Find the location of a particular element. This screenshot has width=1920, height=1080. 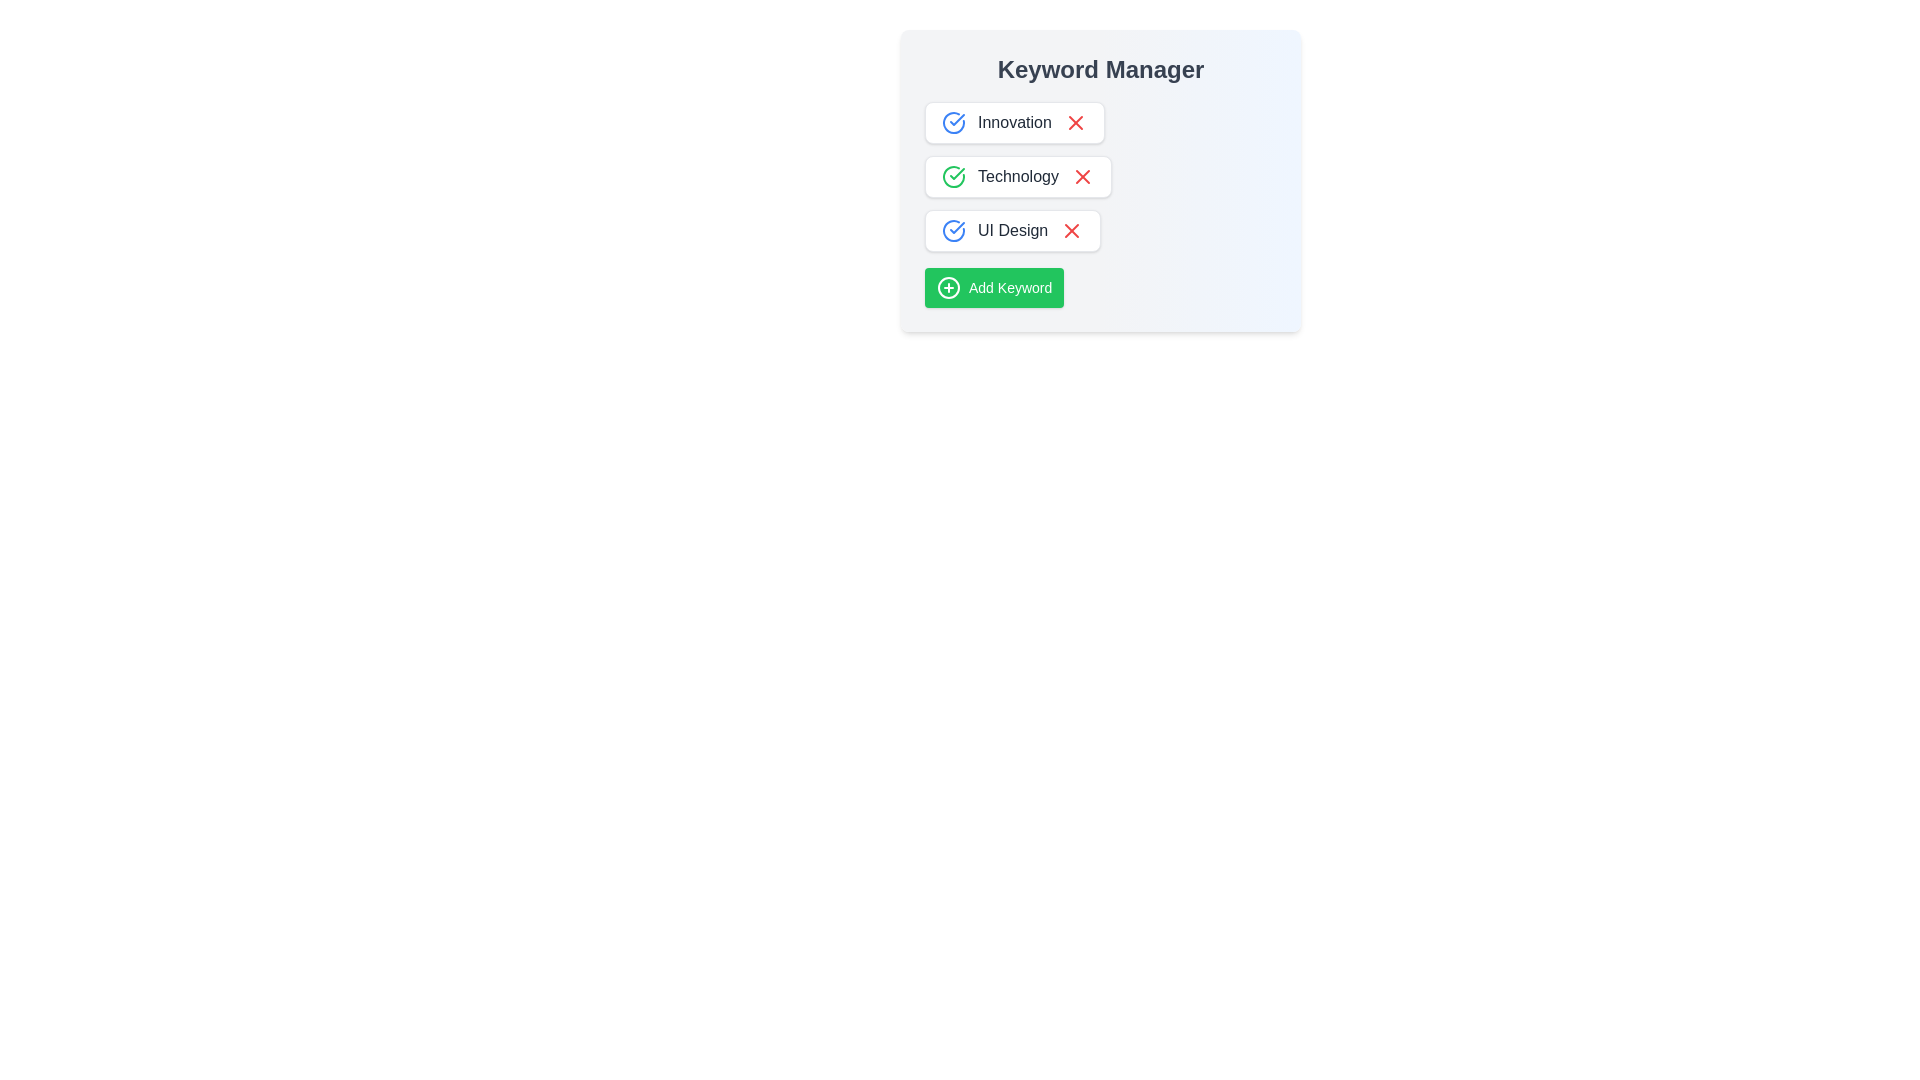

the keyword UI Design from the list by clicking its corresponding remove button is located at coordinates (1071, 230).